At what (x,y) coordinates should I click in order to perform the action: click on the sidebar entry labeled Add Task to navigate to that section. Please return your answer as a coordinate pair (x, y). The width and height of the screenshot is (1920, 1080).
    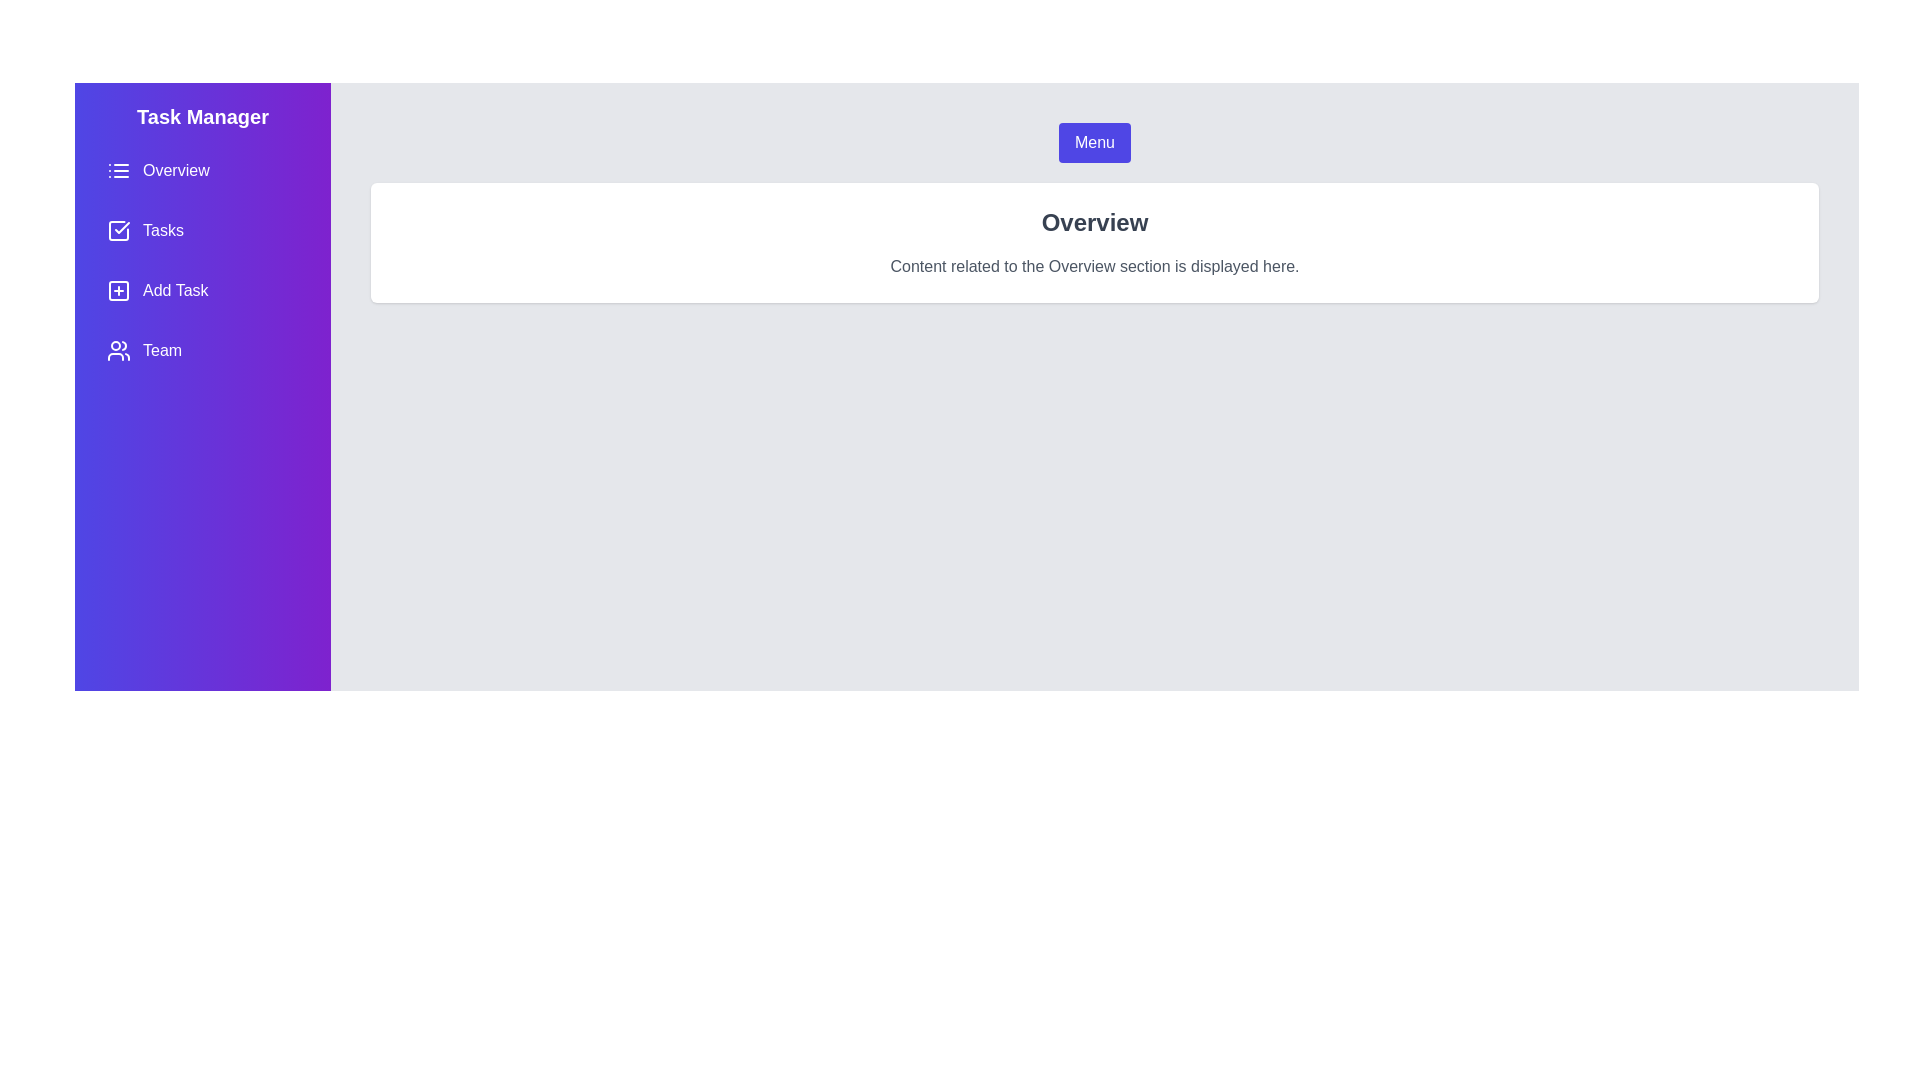
    Looking at the image, I should click on (202, 290).